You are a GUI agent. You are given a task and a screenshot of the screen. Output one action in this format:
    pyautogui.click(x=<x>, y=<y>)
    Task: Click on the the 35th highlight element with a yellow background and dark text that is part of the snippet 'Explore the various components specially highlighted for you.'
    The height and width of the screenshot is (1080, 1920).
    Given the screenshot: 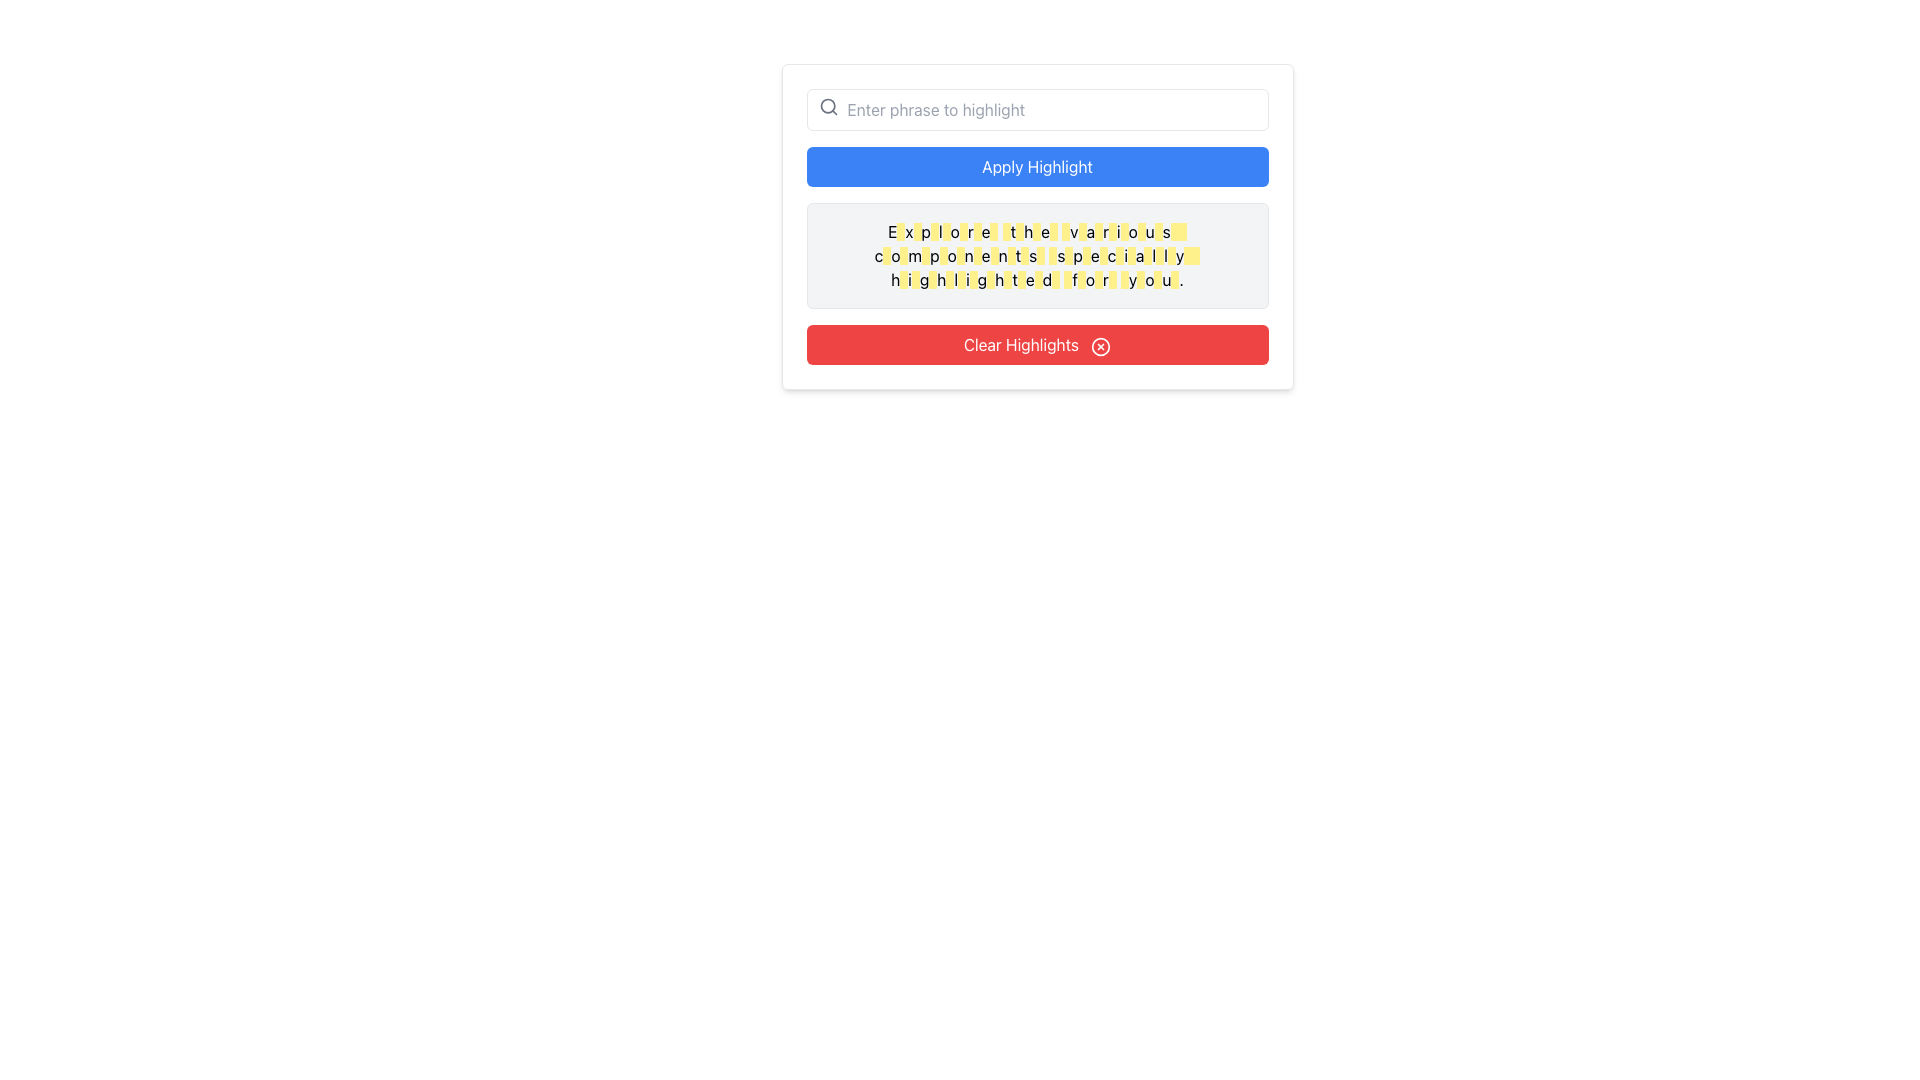 What is the action you would take?
    pyautogui.click(x=1171, y=254)
    